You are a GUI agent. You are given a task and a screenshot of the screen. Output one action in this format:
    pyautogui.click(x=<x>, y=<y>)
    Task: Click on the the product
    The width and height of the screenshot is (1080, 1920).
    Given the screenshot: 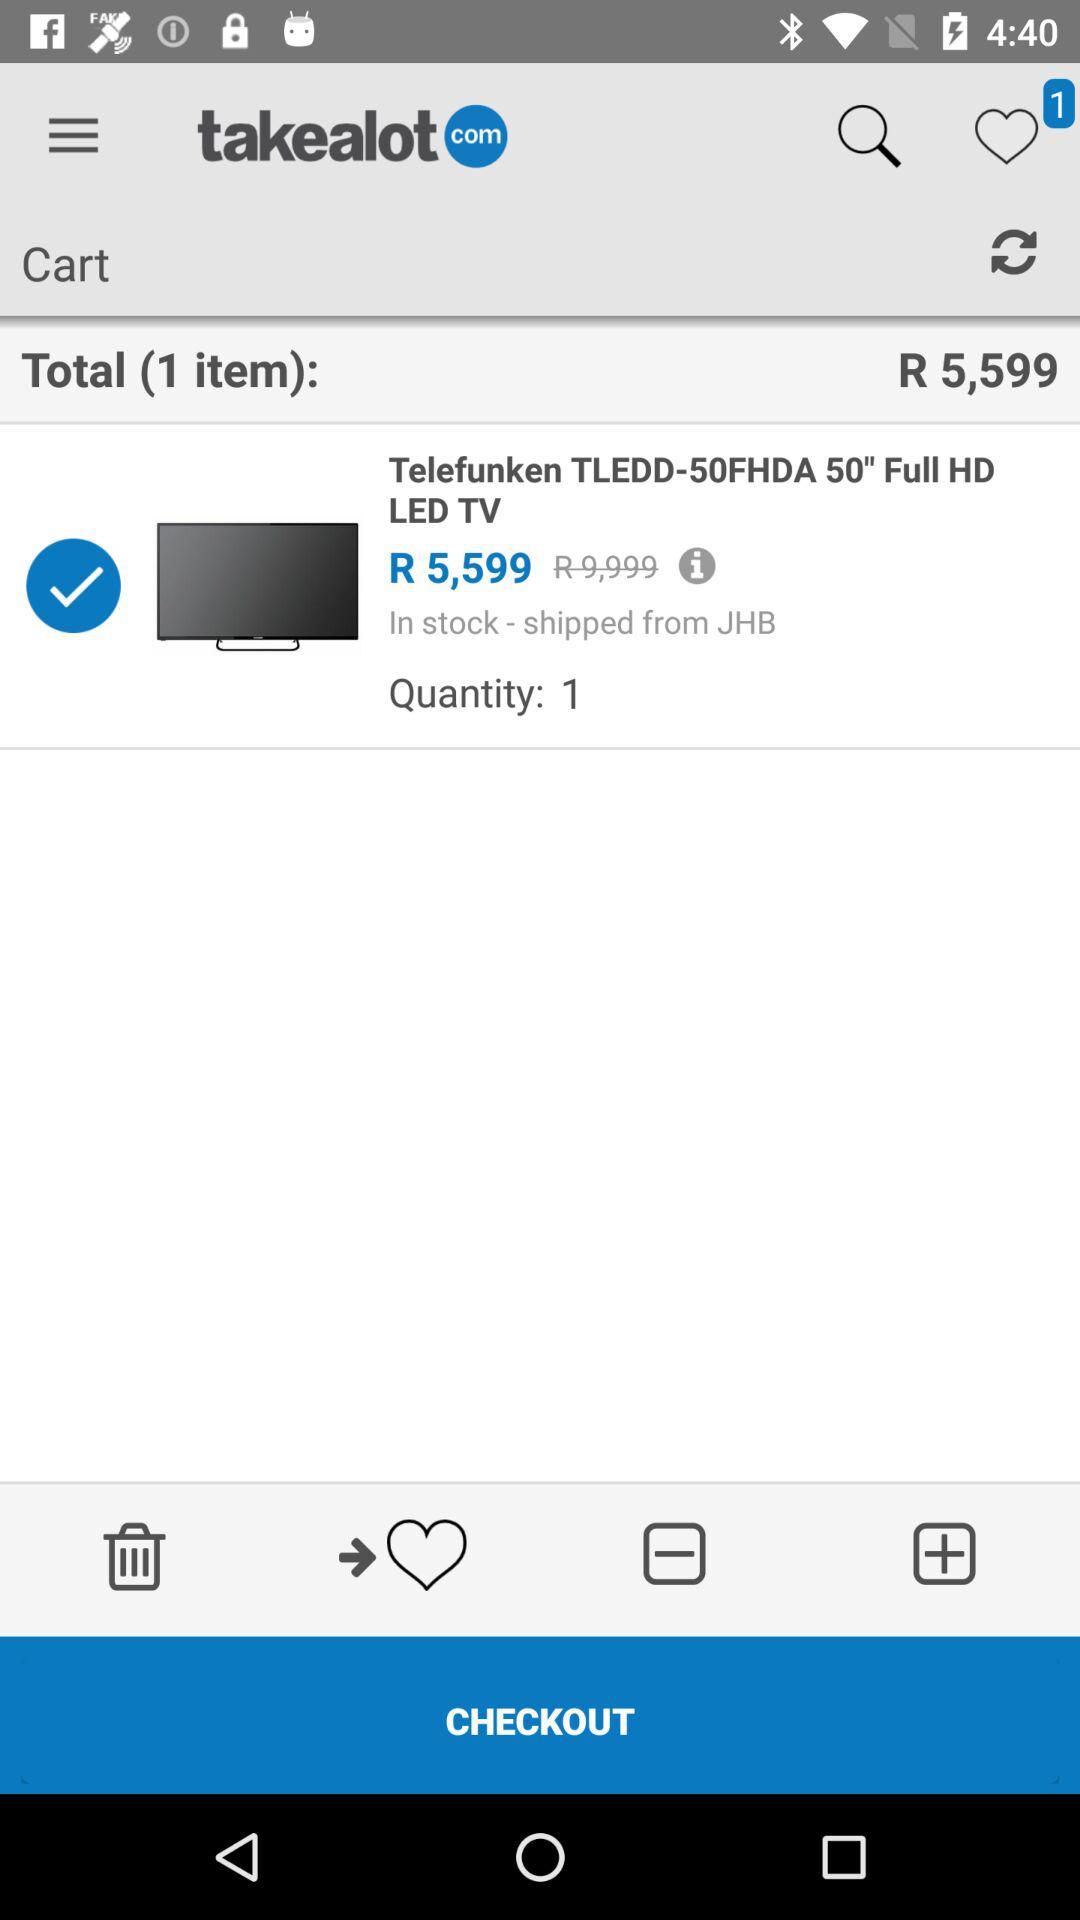 What is the action you would take?
    pyautogui.click(x=72, y=584)
    